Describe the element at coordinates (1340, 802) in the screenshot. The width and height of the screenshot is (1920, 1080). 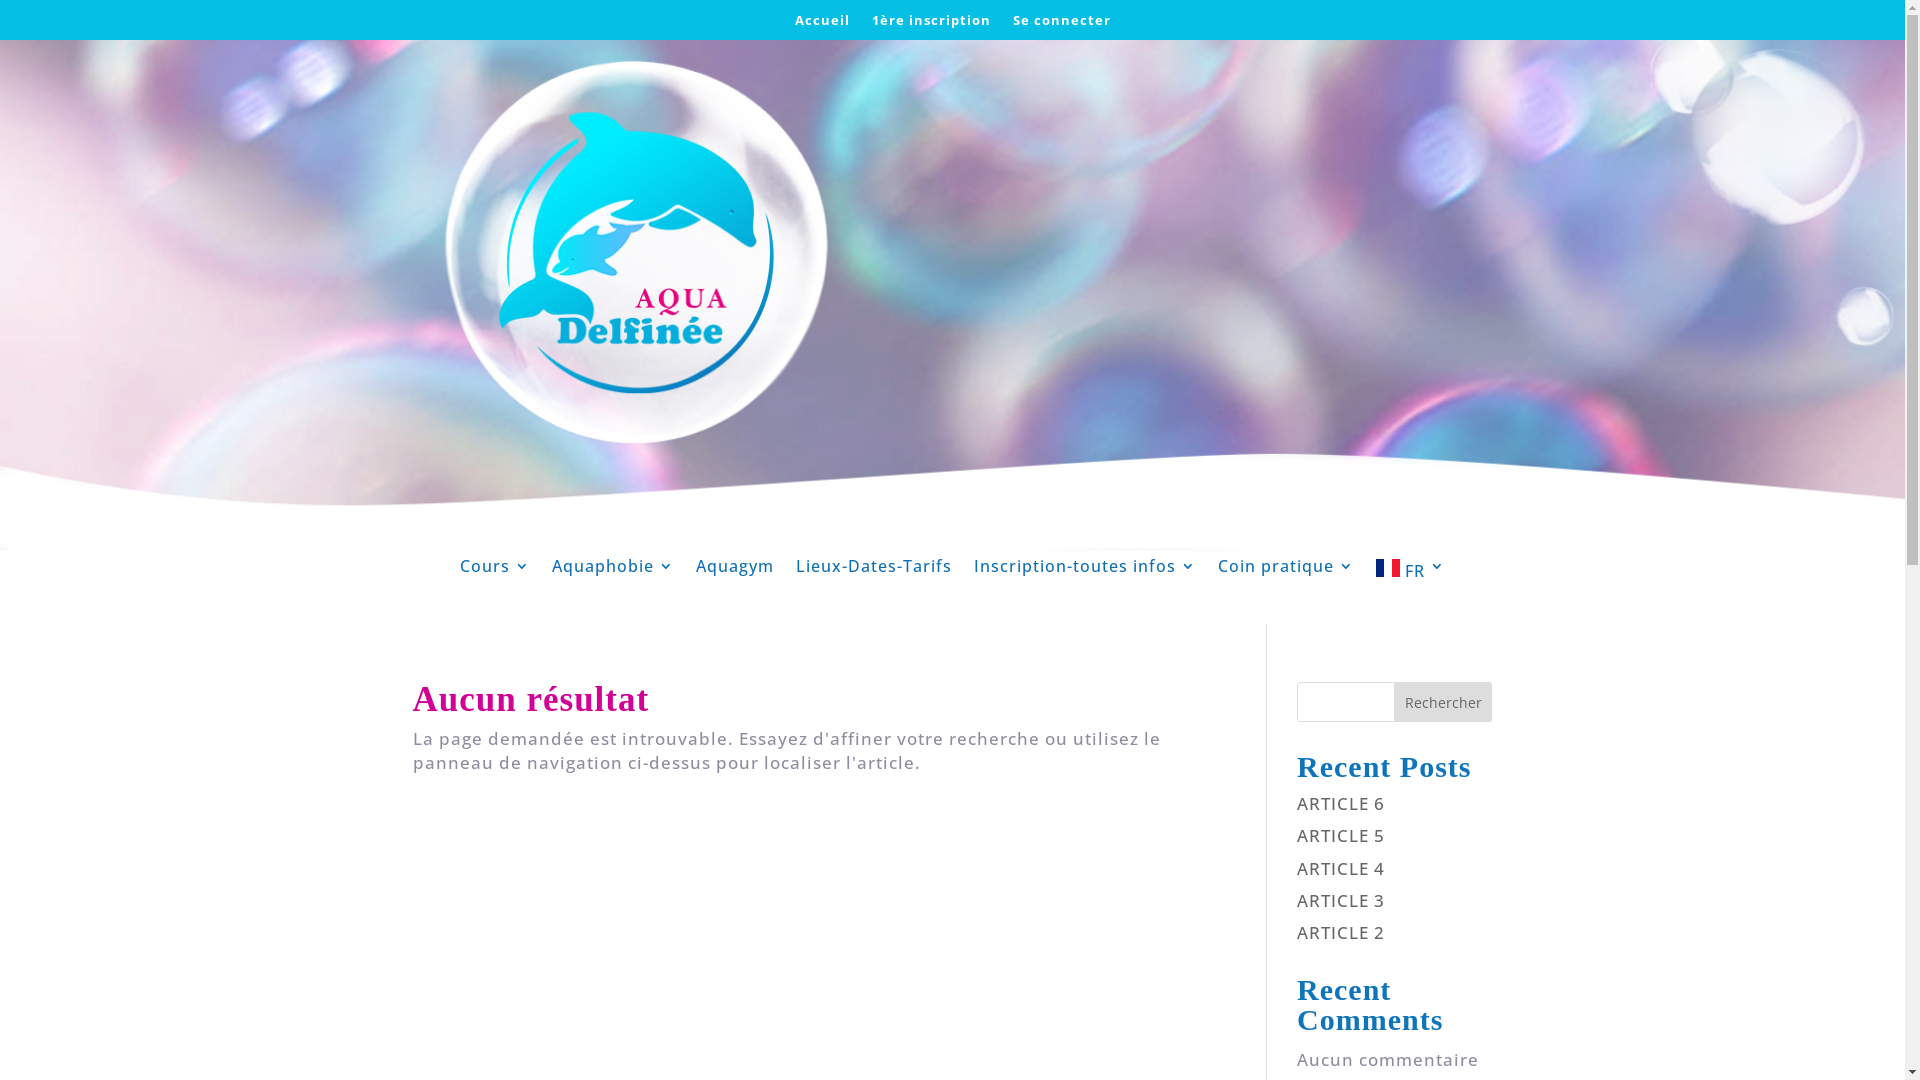
I see `'ARTICLE 6'` at that location.